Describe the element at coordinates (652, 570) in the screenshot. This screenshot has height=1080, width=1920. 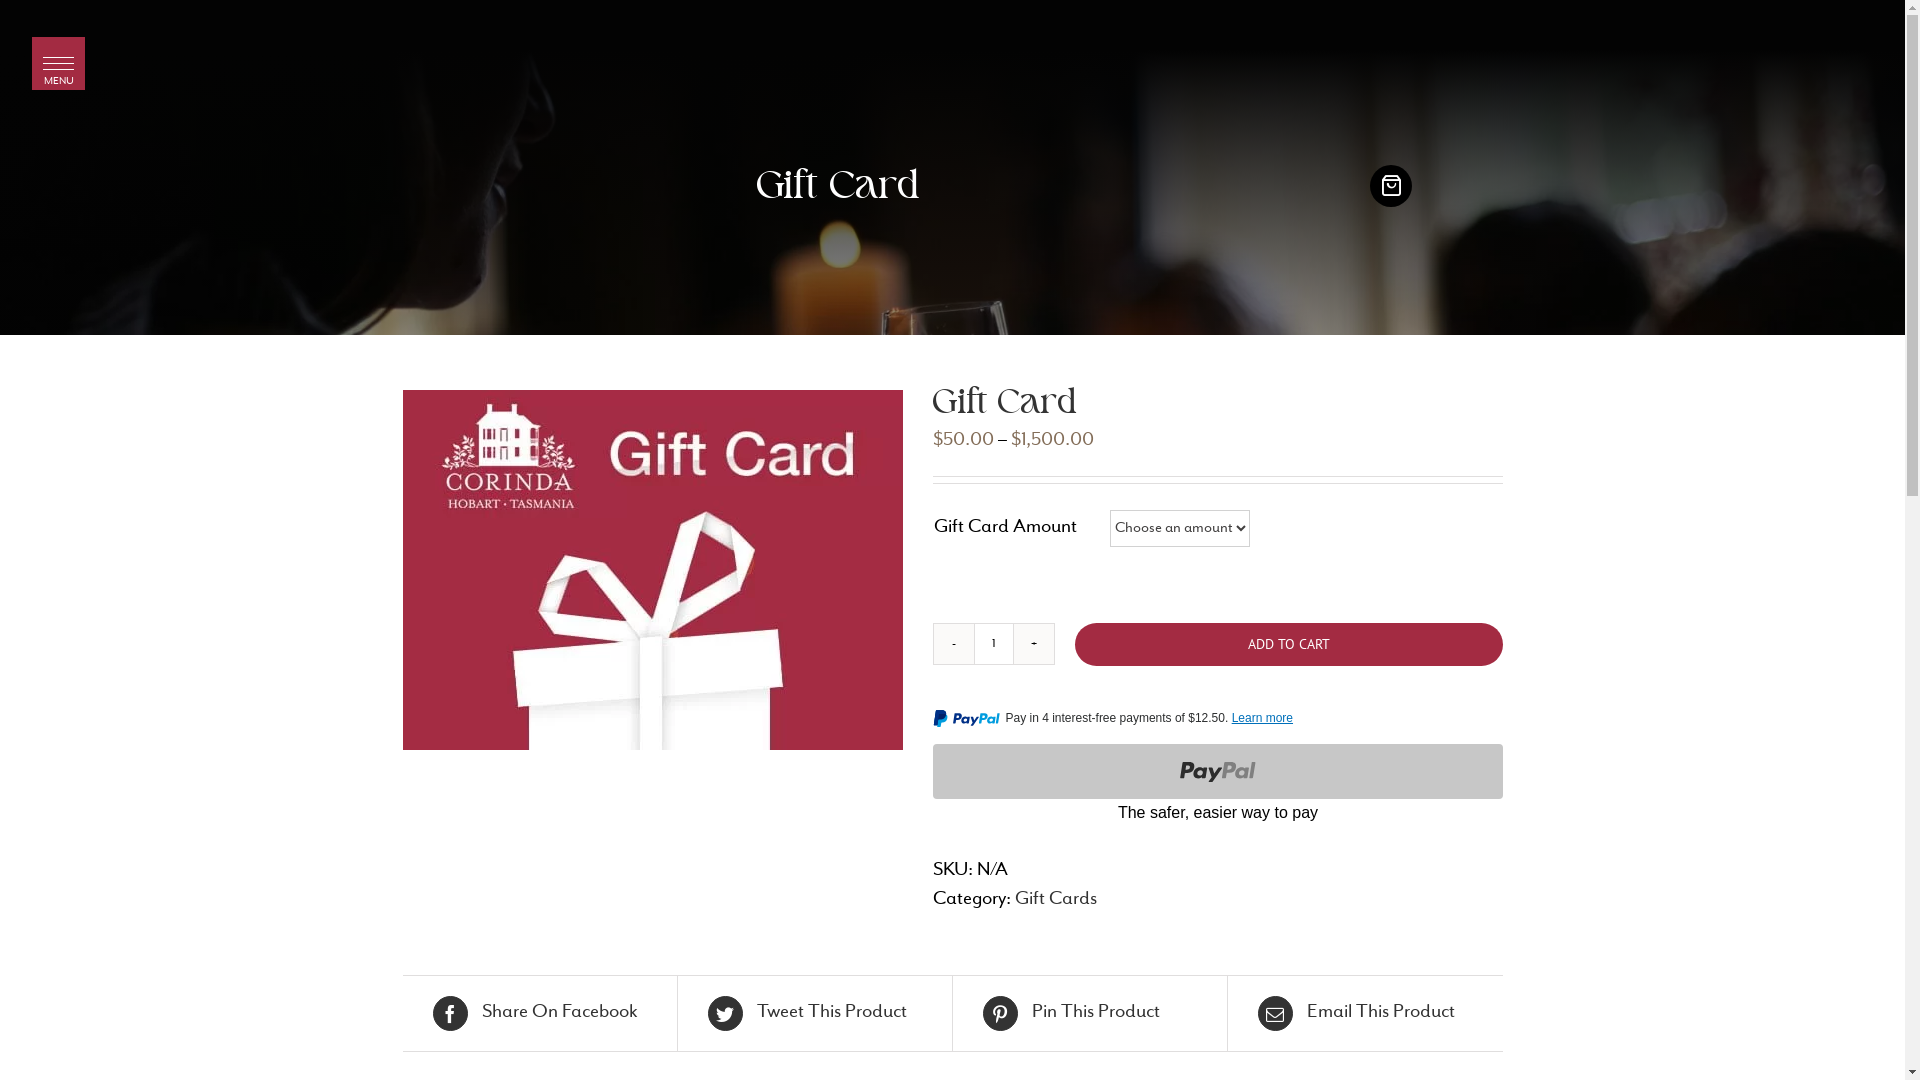
I see `'corinda-gift-card'` at that location.